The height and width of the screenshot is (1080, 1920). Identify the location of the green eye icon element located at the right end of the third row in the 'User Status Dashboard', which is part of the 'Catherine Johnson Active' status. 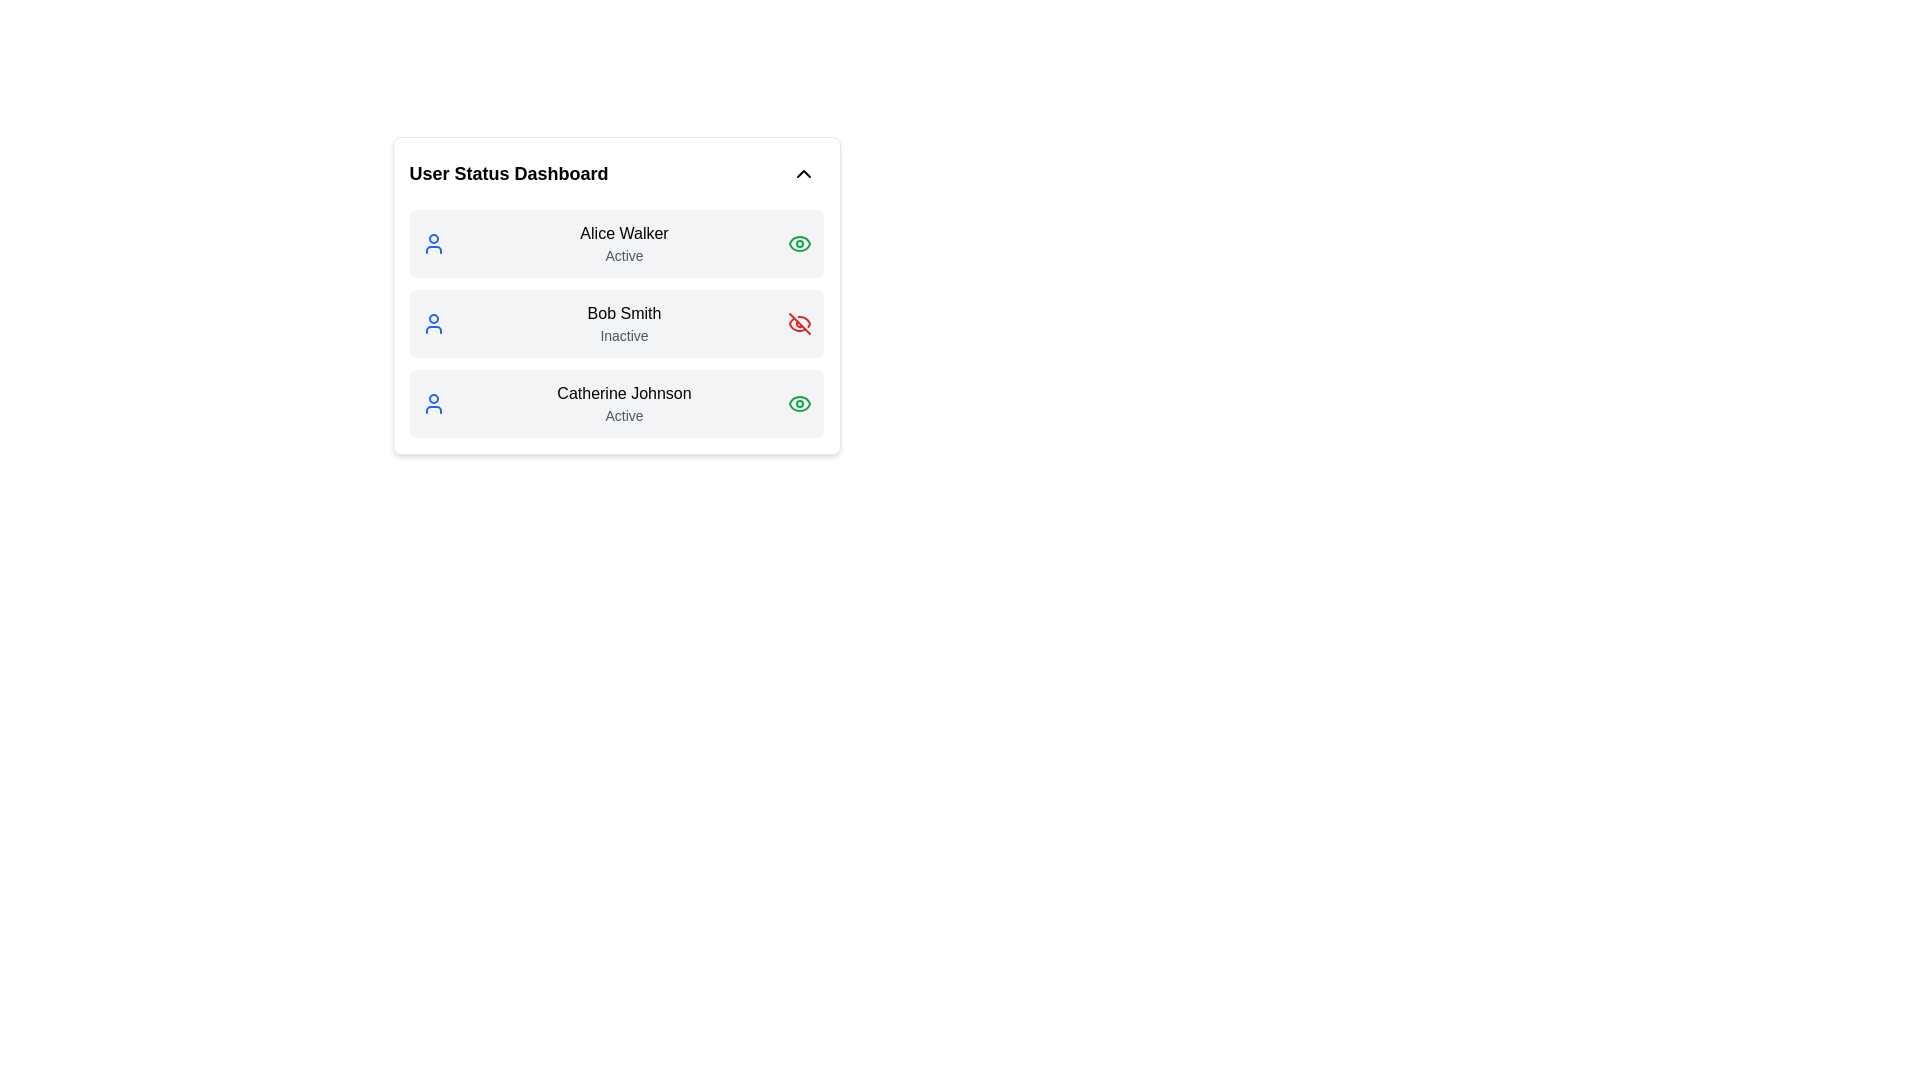
(798, 242).